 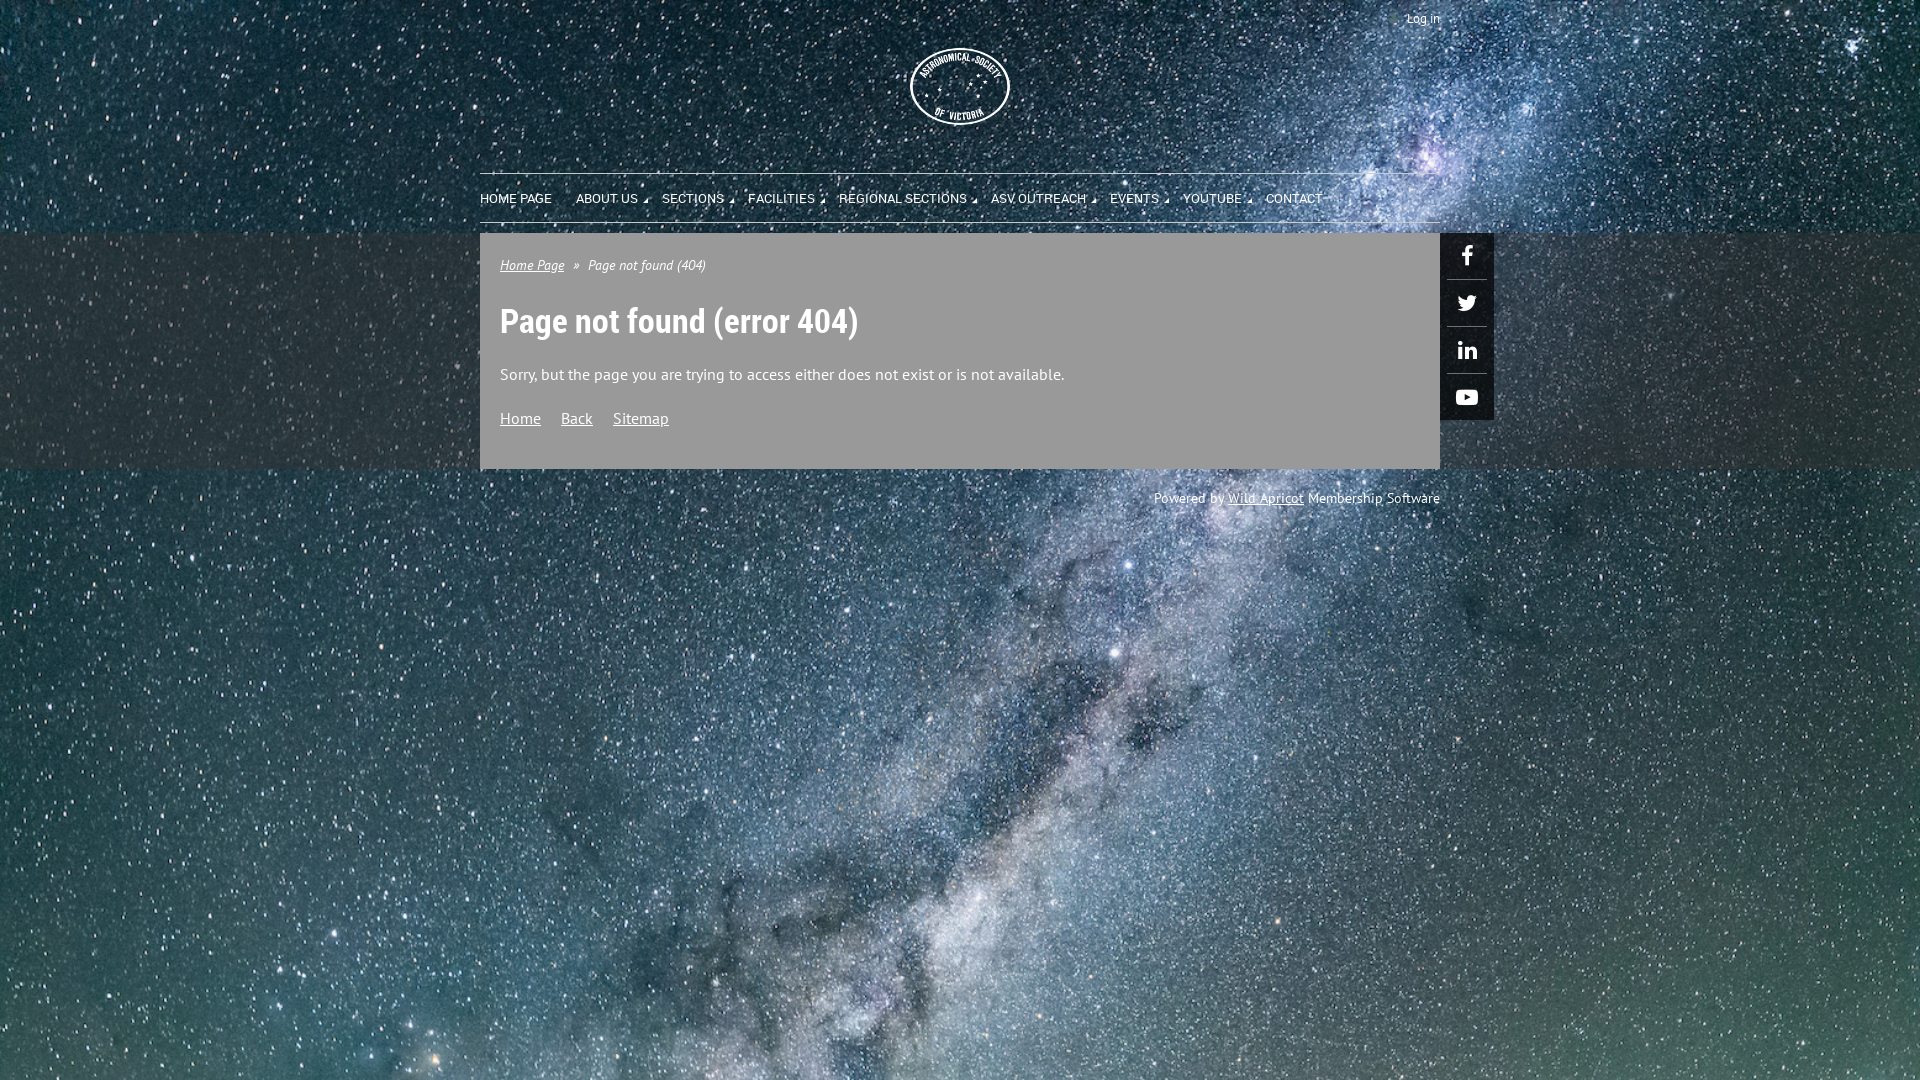 I want to click on 'Home', so click(x=520, y=416).